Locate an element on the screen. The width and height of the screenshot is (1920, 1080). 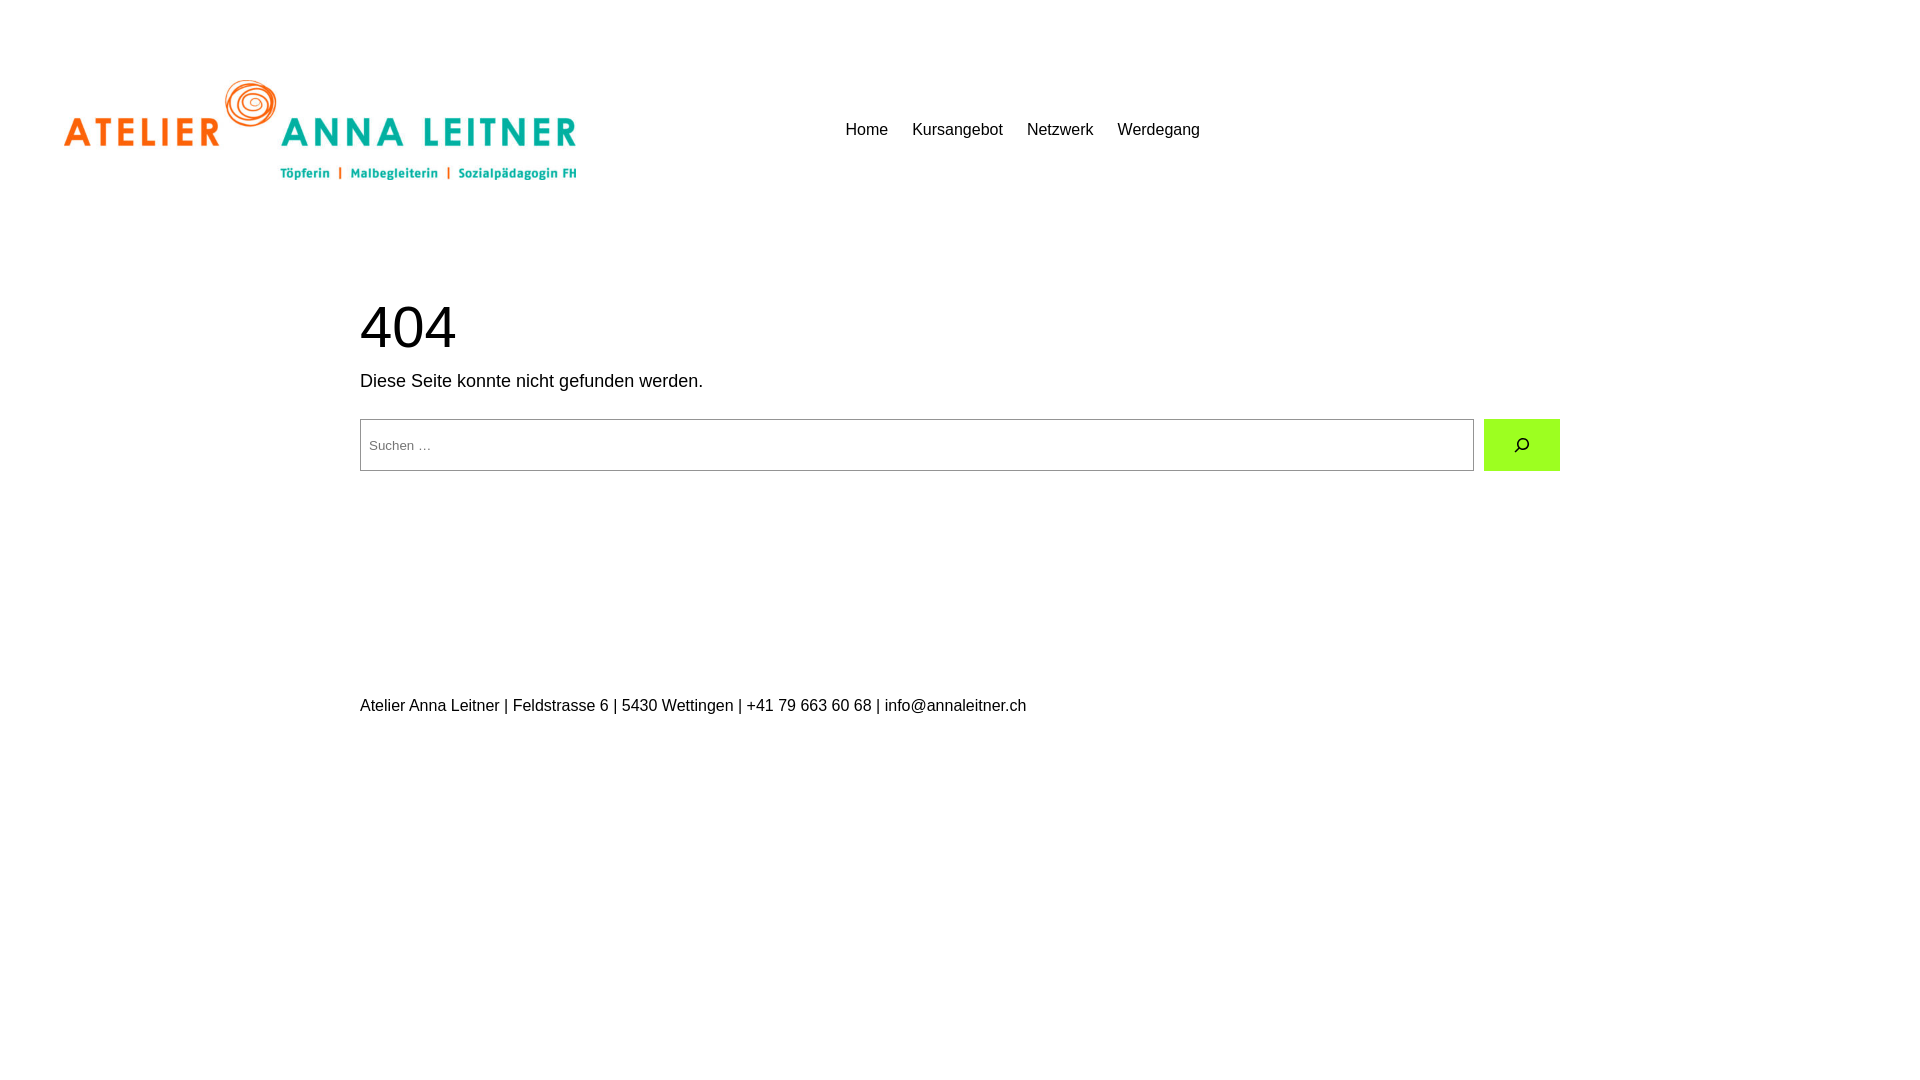
'Netzwerk' is located at coordinates (1027, 130).